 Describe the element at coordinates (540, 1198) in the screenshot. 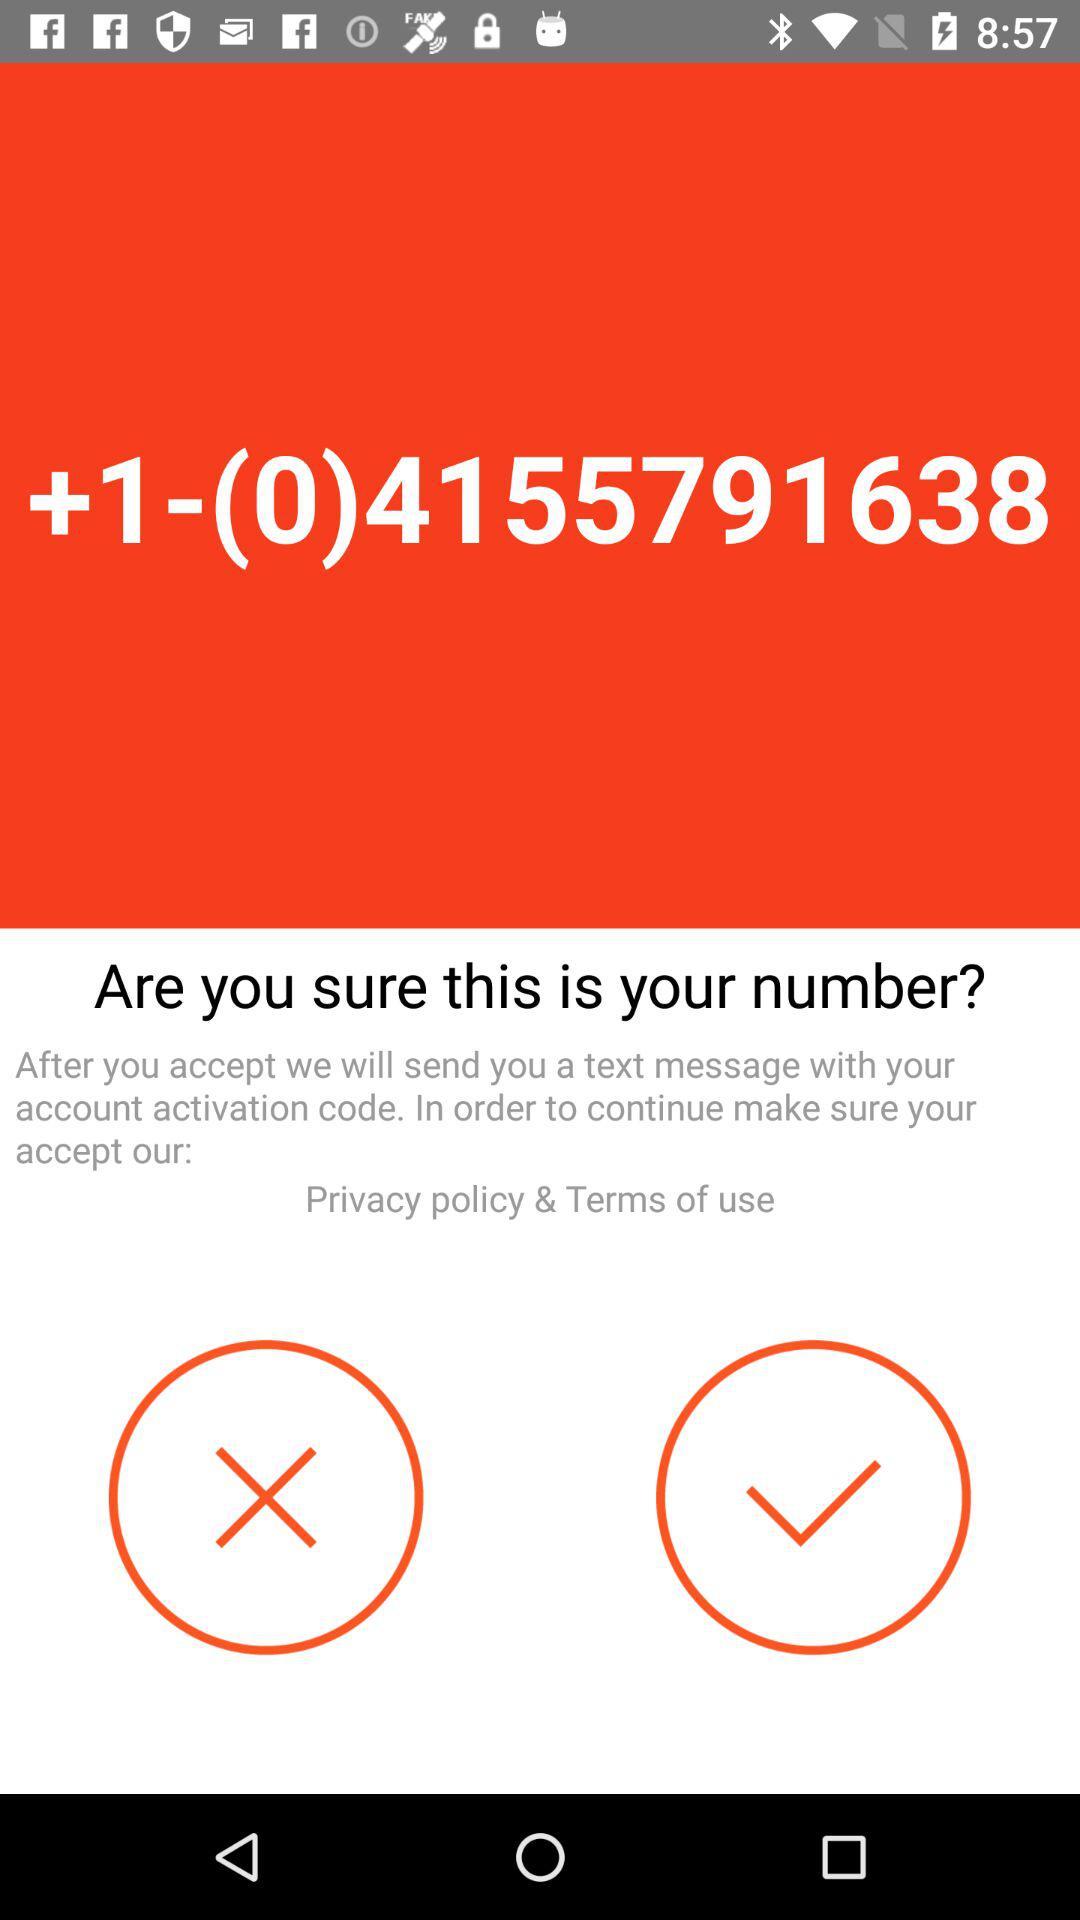

I see `the privacy policy terms icon` at that location.